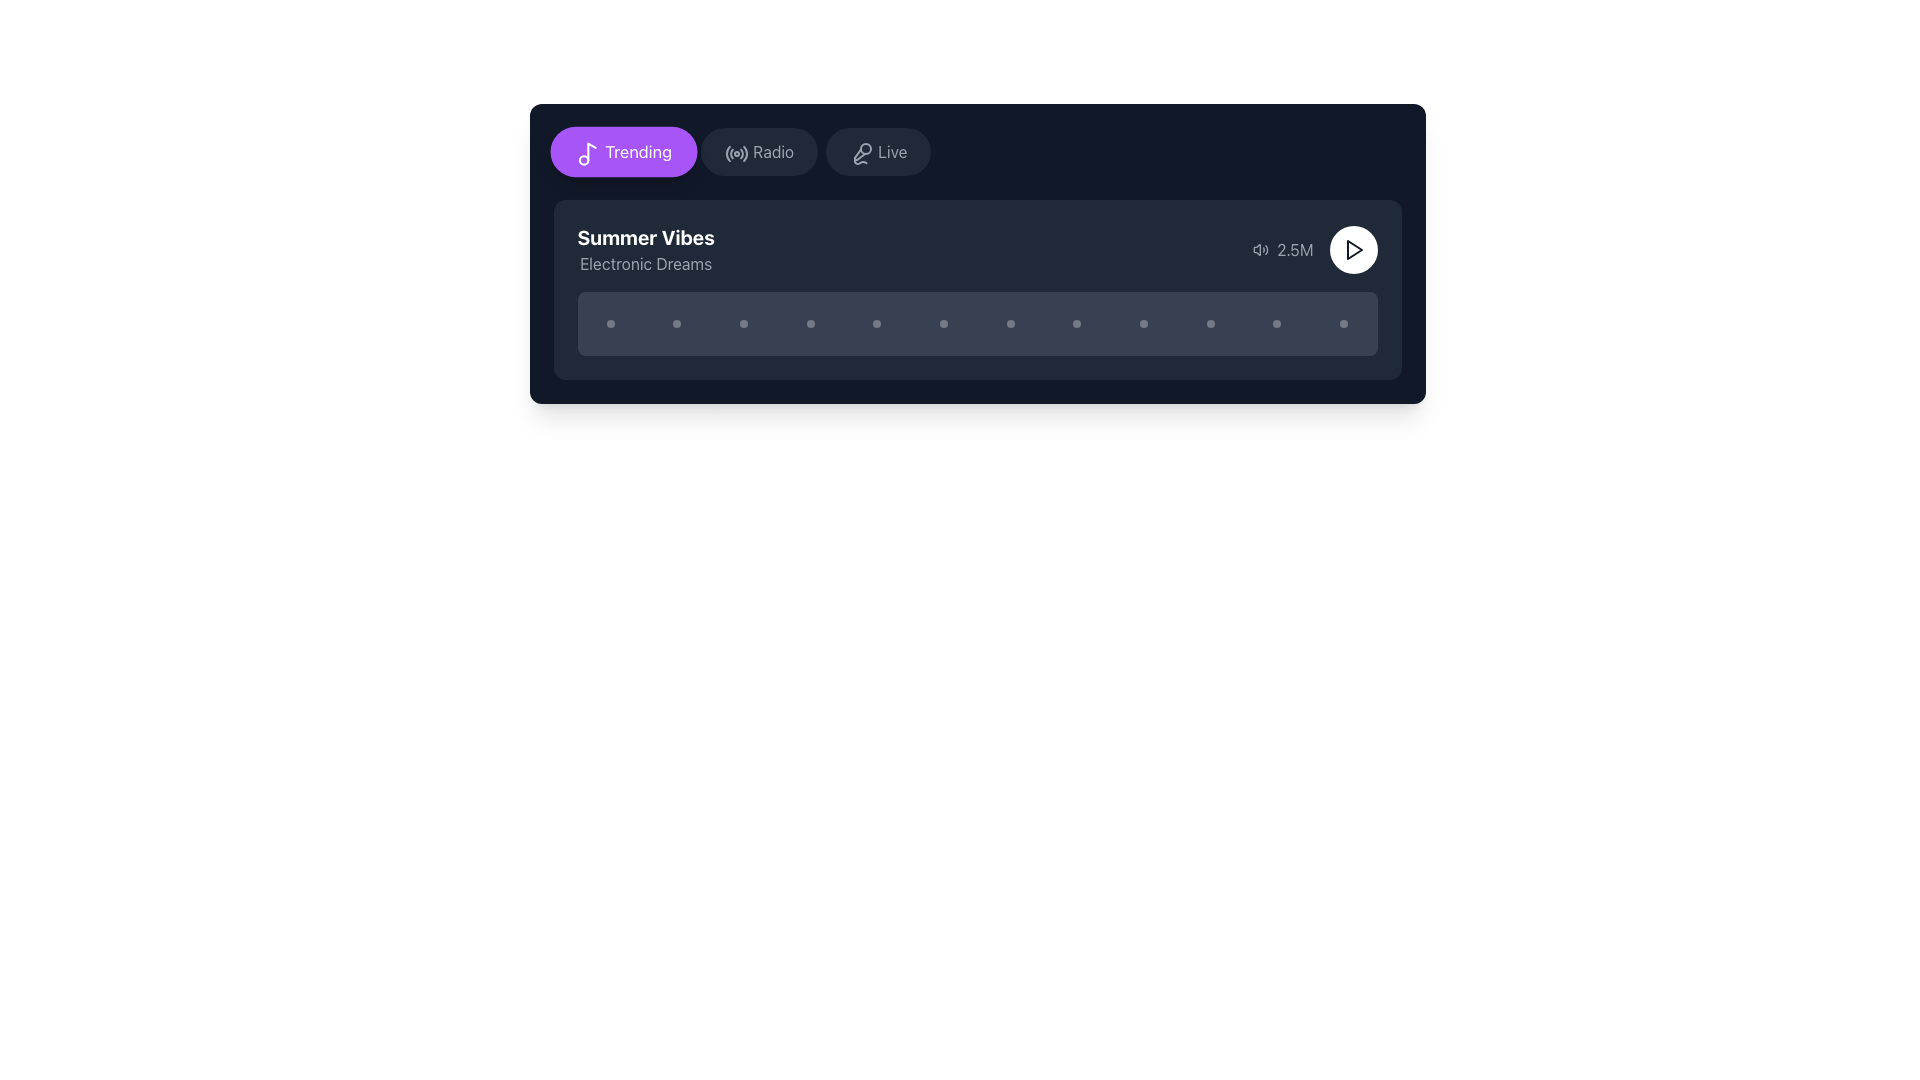  Describe the element at coordinates (646, 237) in the screenshot. I see `text element that serves as a title or header, indicating the name of a song or playlist, located near the top-left corner of the interface` at that location.